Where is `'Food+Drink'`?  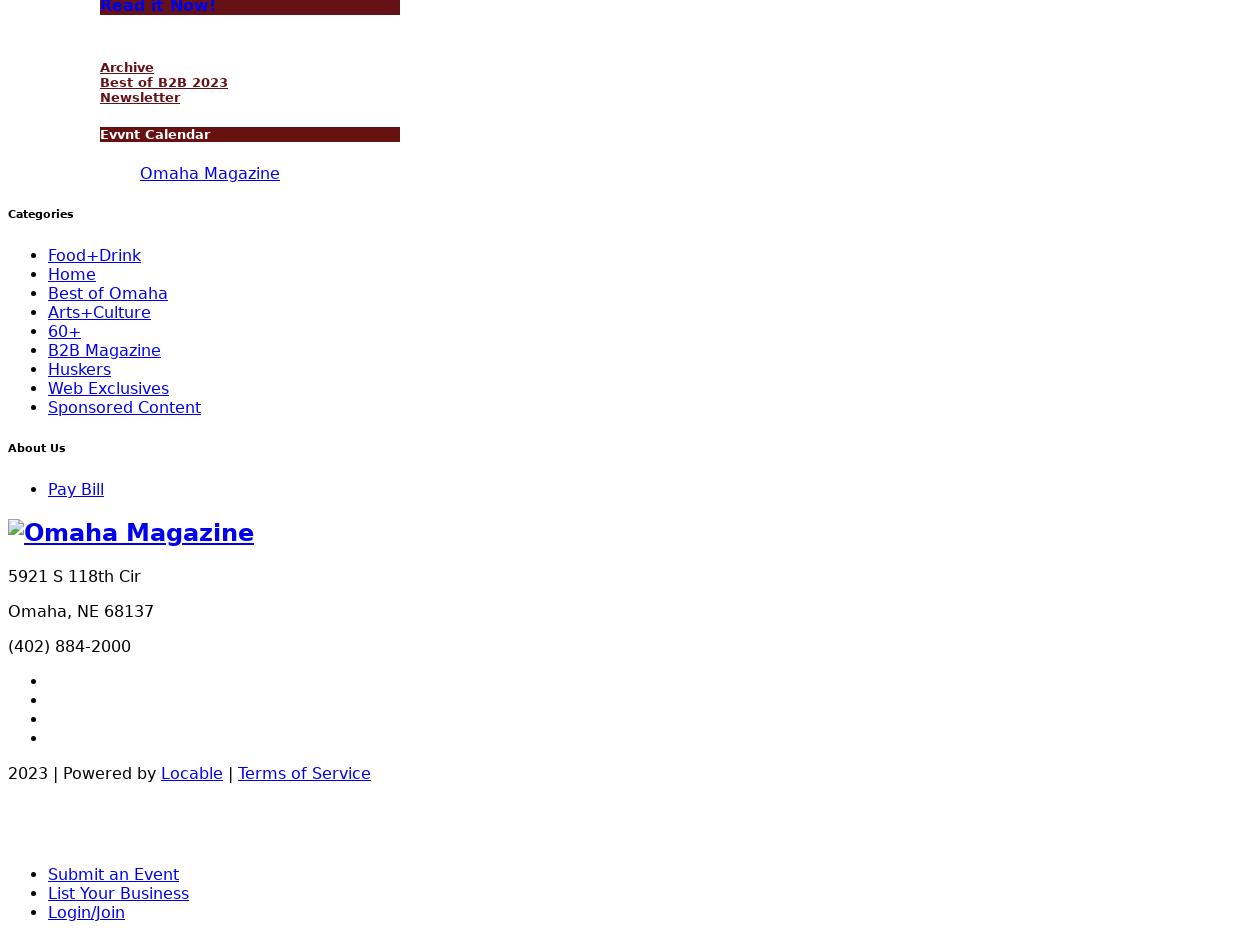
'Food+Drink' is located at coordinates (94, 254).